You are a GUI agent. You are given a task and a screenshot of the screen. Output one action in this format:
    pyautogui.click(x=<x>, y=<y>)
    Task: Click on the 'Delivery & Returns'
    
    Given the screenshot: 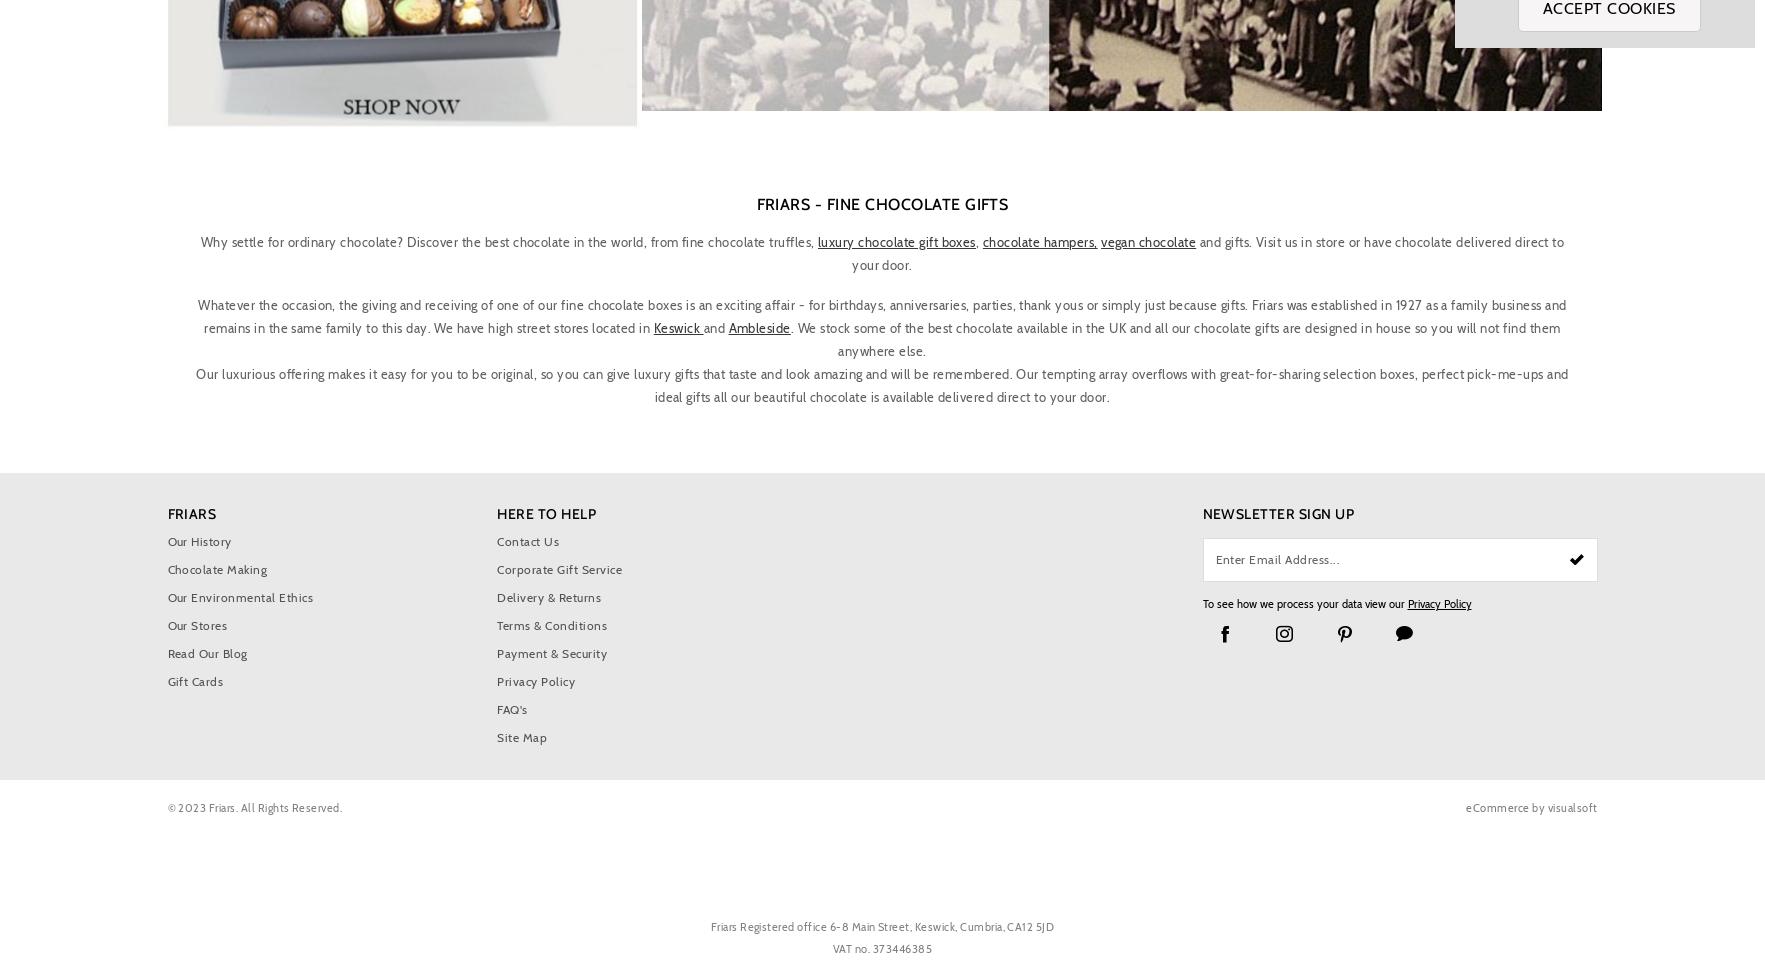 What is the action you would take?
    pyautogui.click(x=547, y=596)
    